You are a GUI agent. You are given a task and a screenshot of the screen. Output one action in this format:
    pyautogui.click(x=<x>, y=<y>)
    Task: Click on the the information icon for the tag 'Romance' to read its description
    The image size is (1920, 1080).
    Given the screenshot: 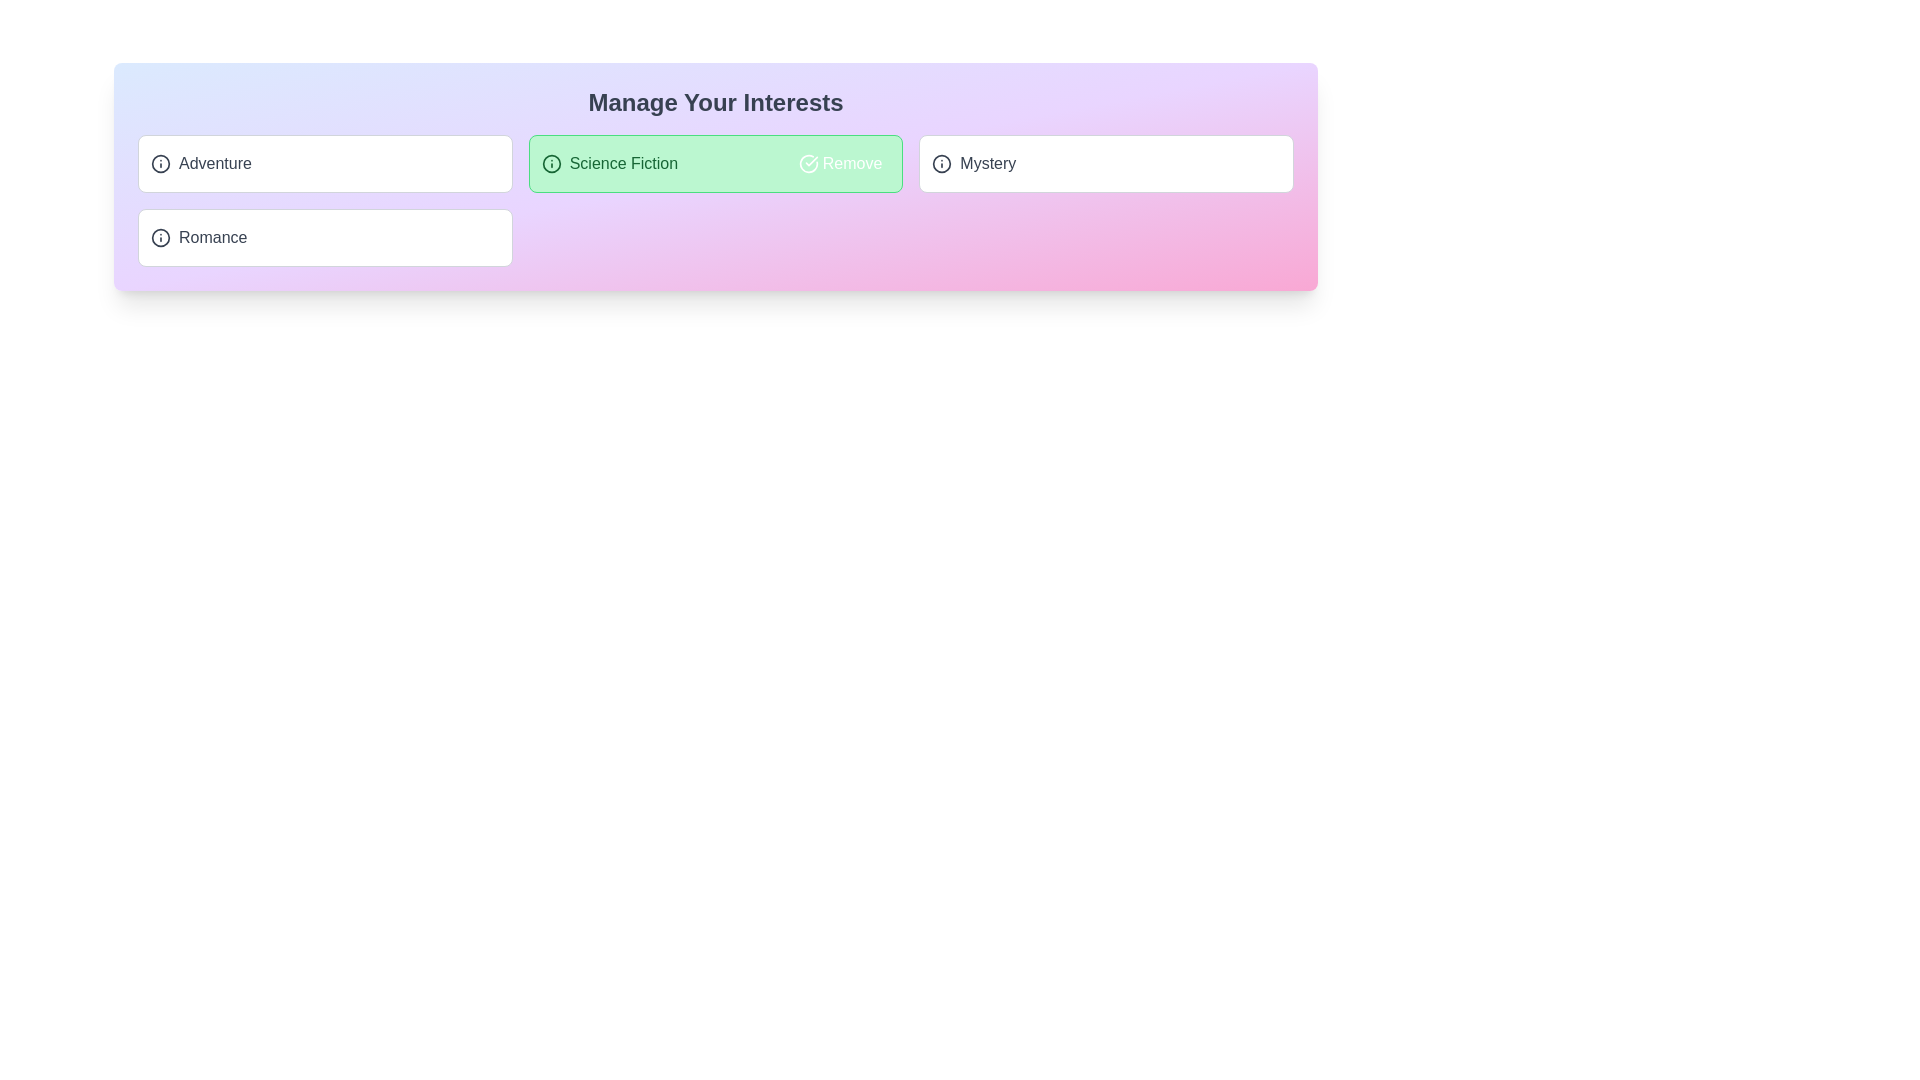 What is the action you would take?
    pyautogui.click(x=161, y=237)
    